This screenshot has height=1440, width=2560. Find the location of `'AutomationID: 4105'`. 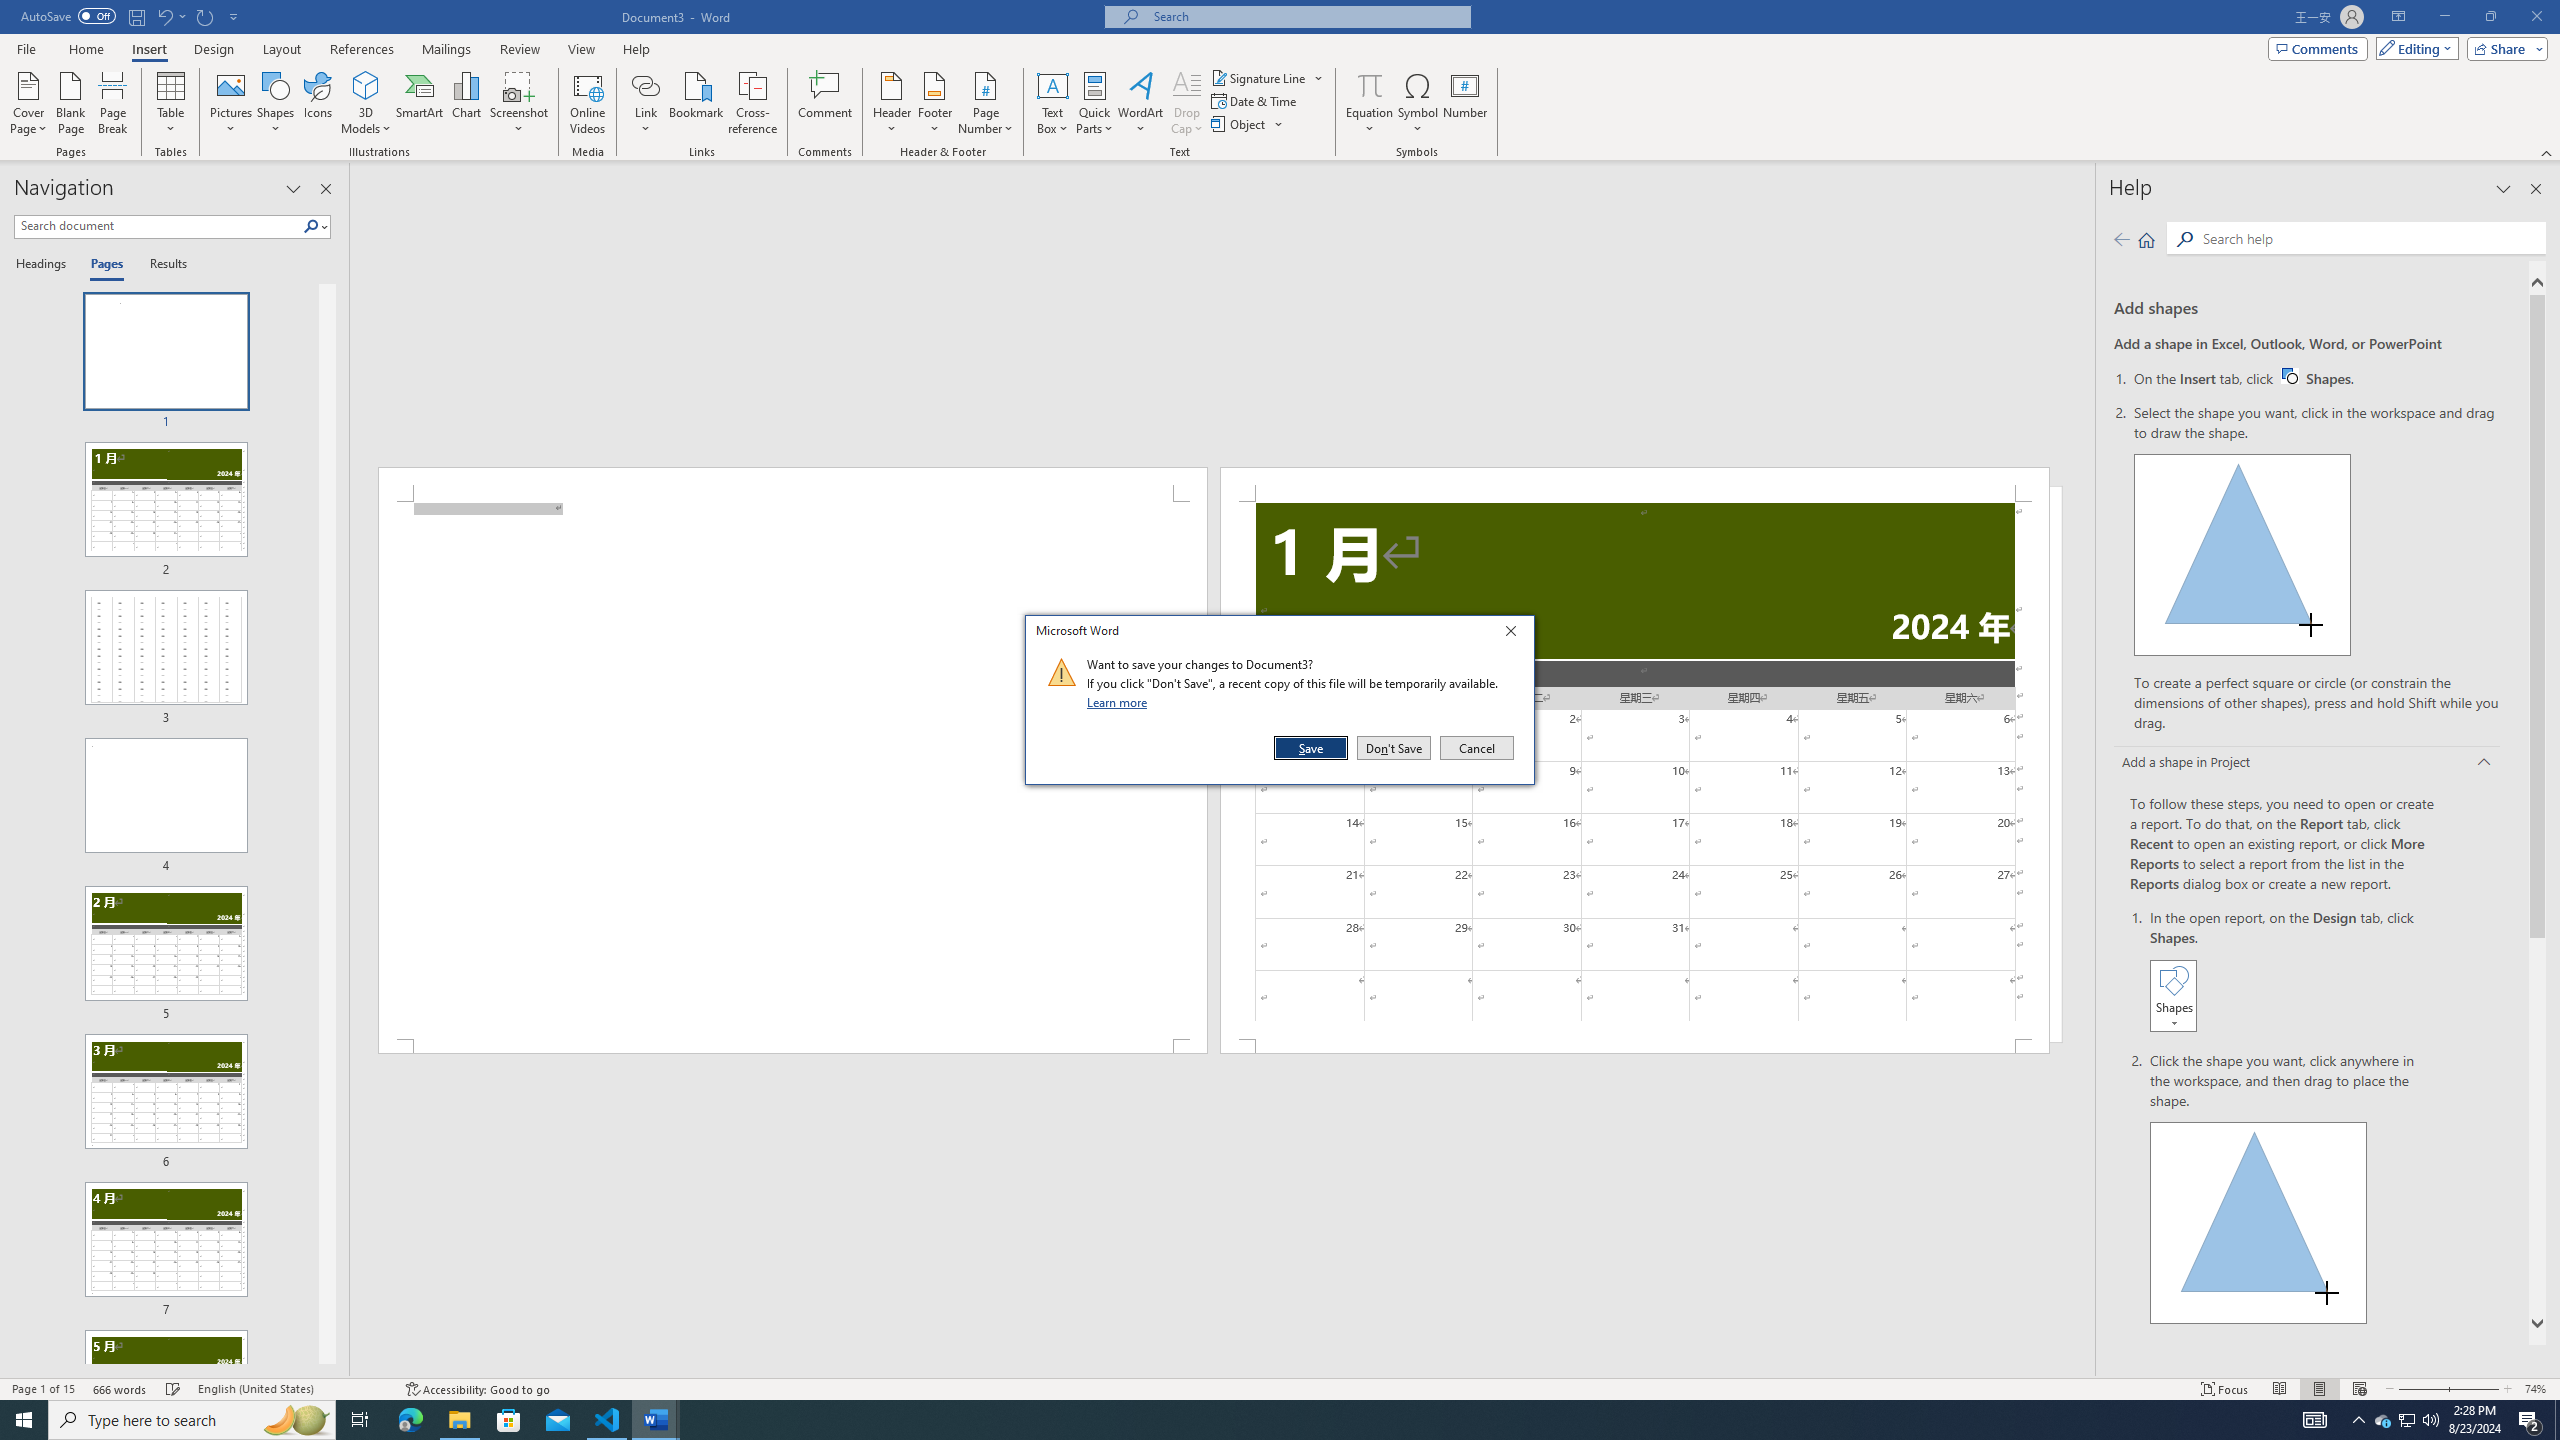

'AutomationID: 4105' is located at coordinates (2315, 1418).